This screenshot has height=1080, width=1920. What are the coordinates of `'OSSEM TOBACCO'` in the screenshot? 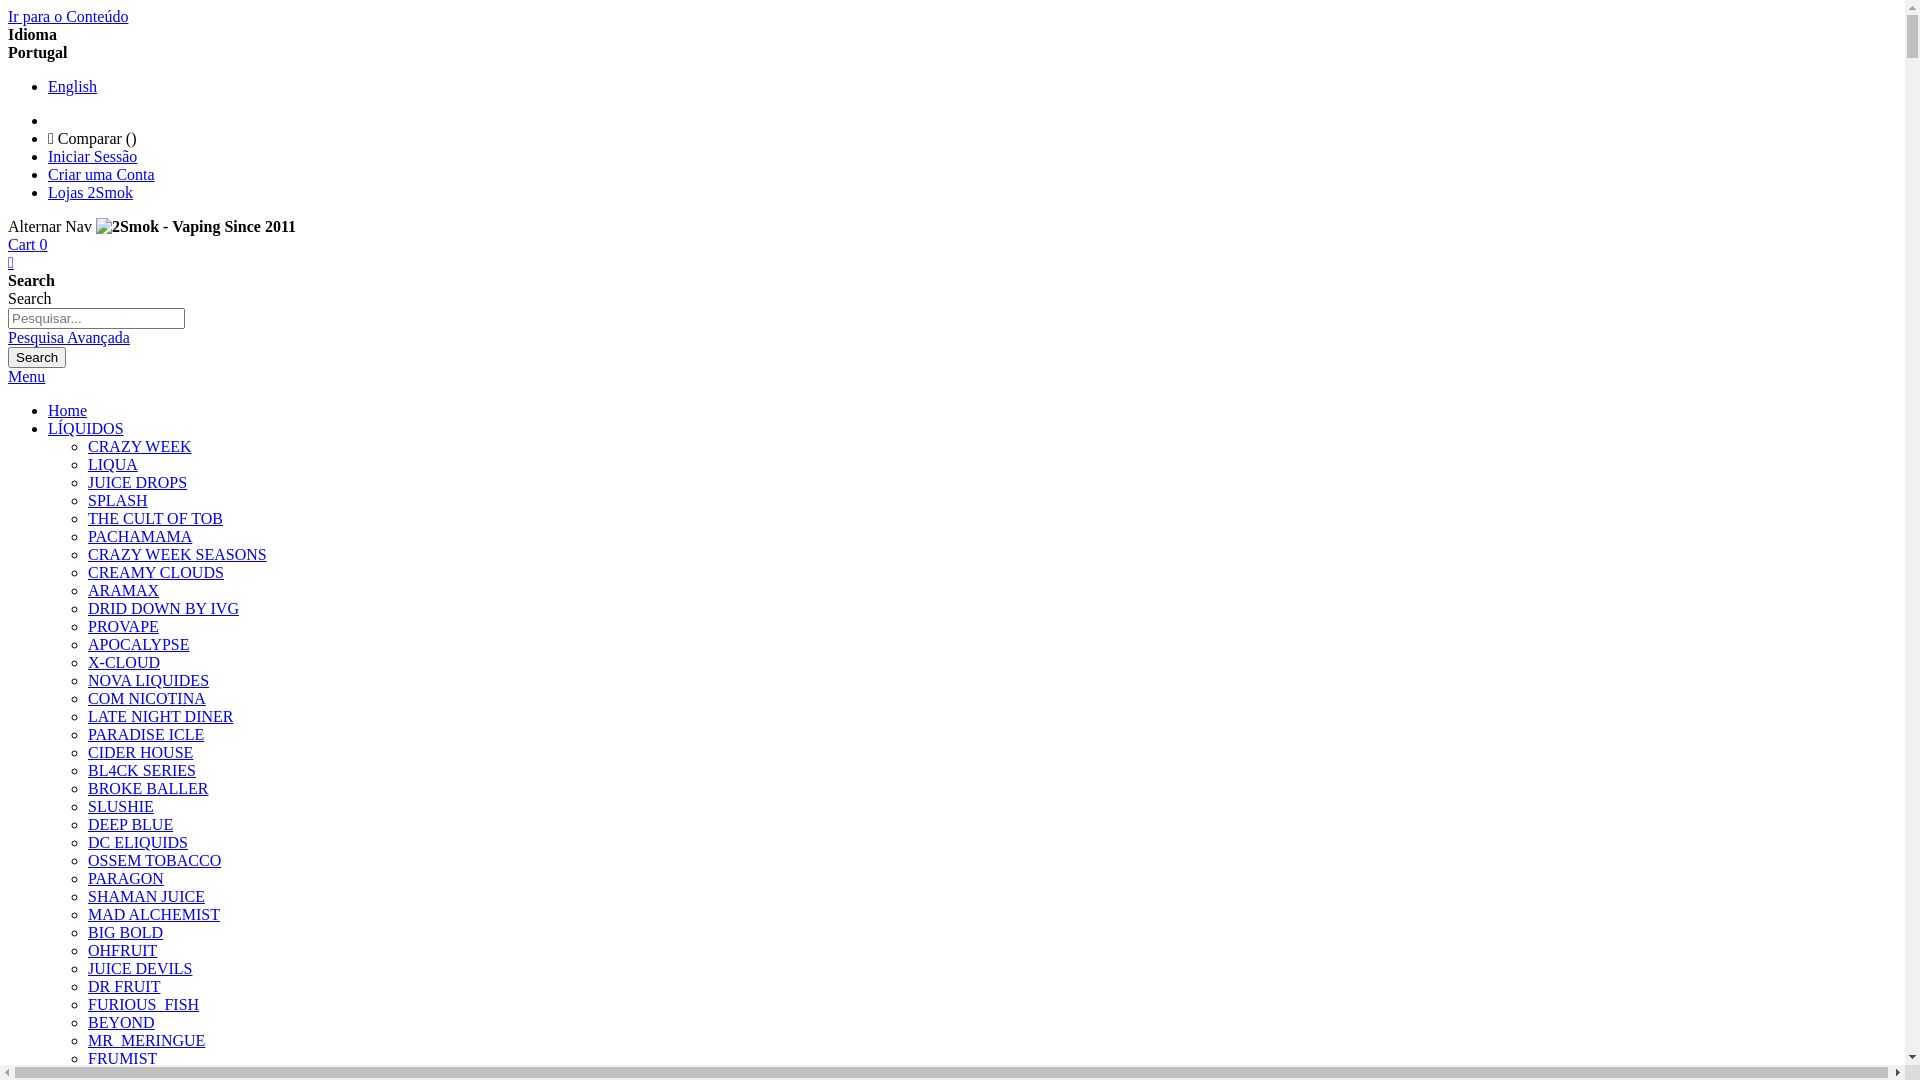 It's located at (153, 859).